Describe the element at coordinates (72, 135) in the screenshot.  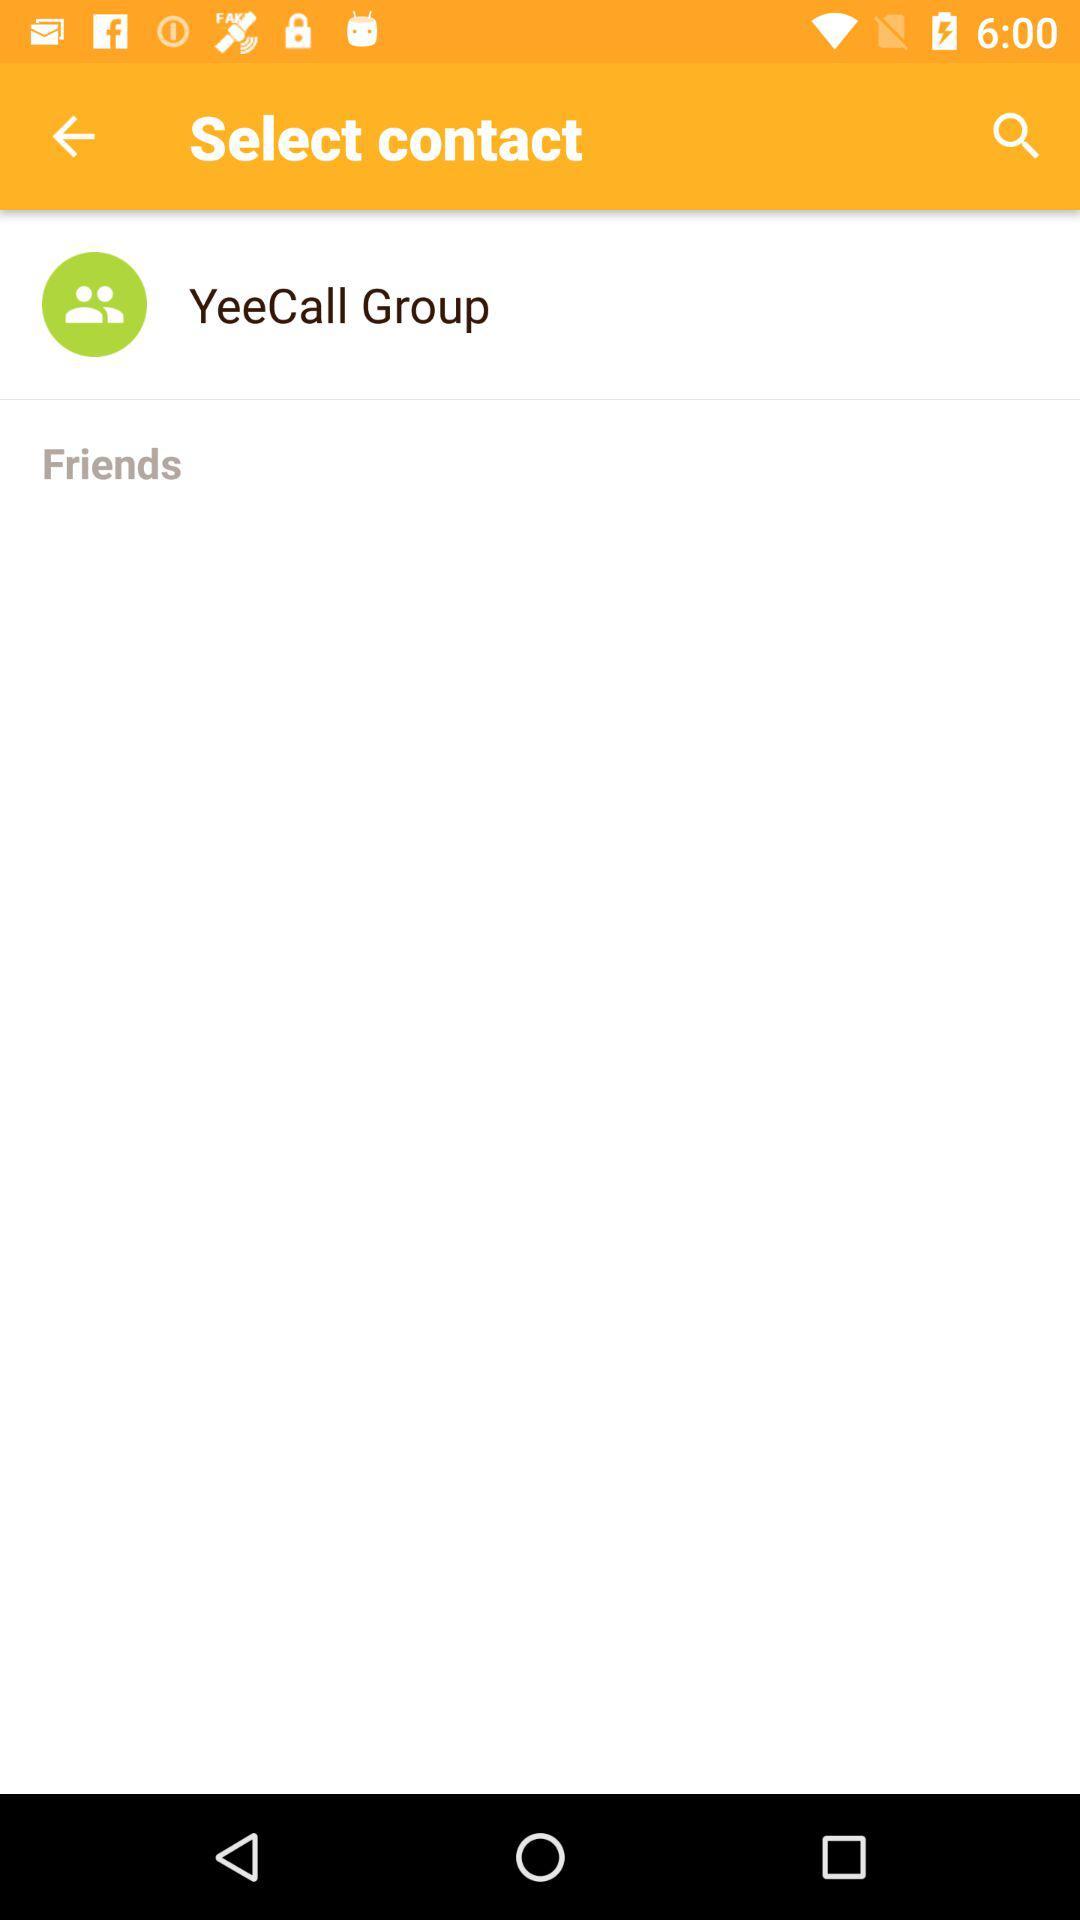
I see `go back` at that location.